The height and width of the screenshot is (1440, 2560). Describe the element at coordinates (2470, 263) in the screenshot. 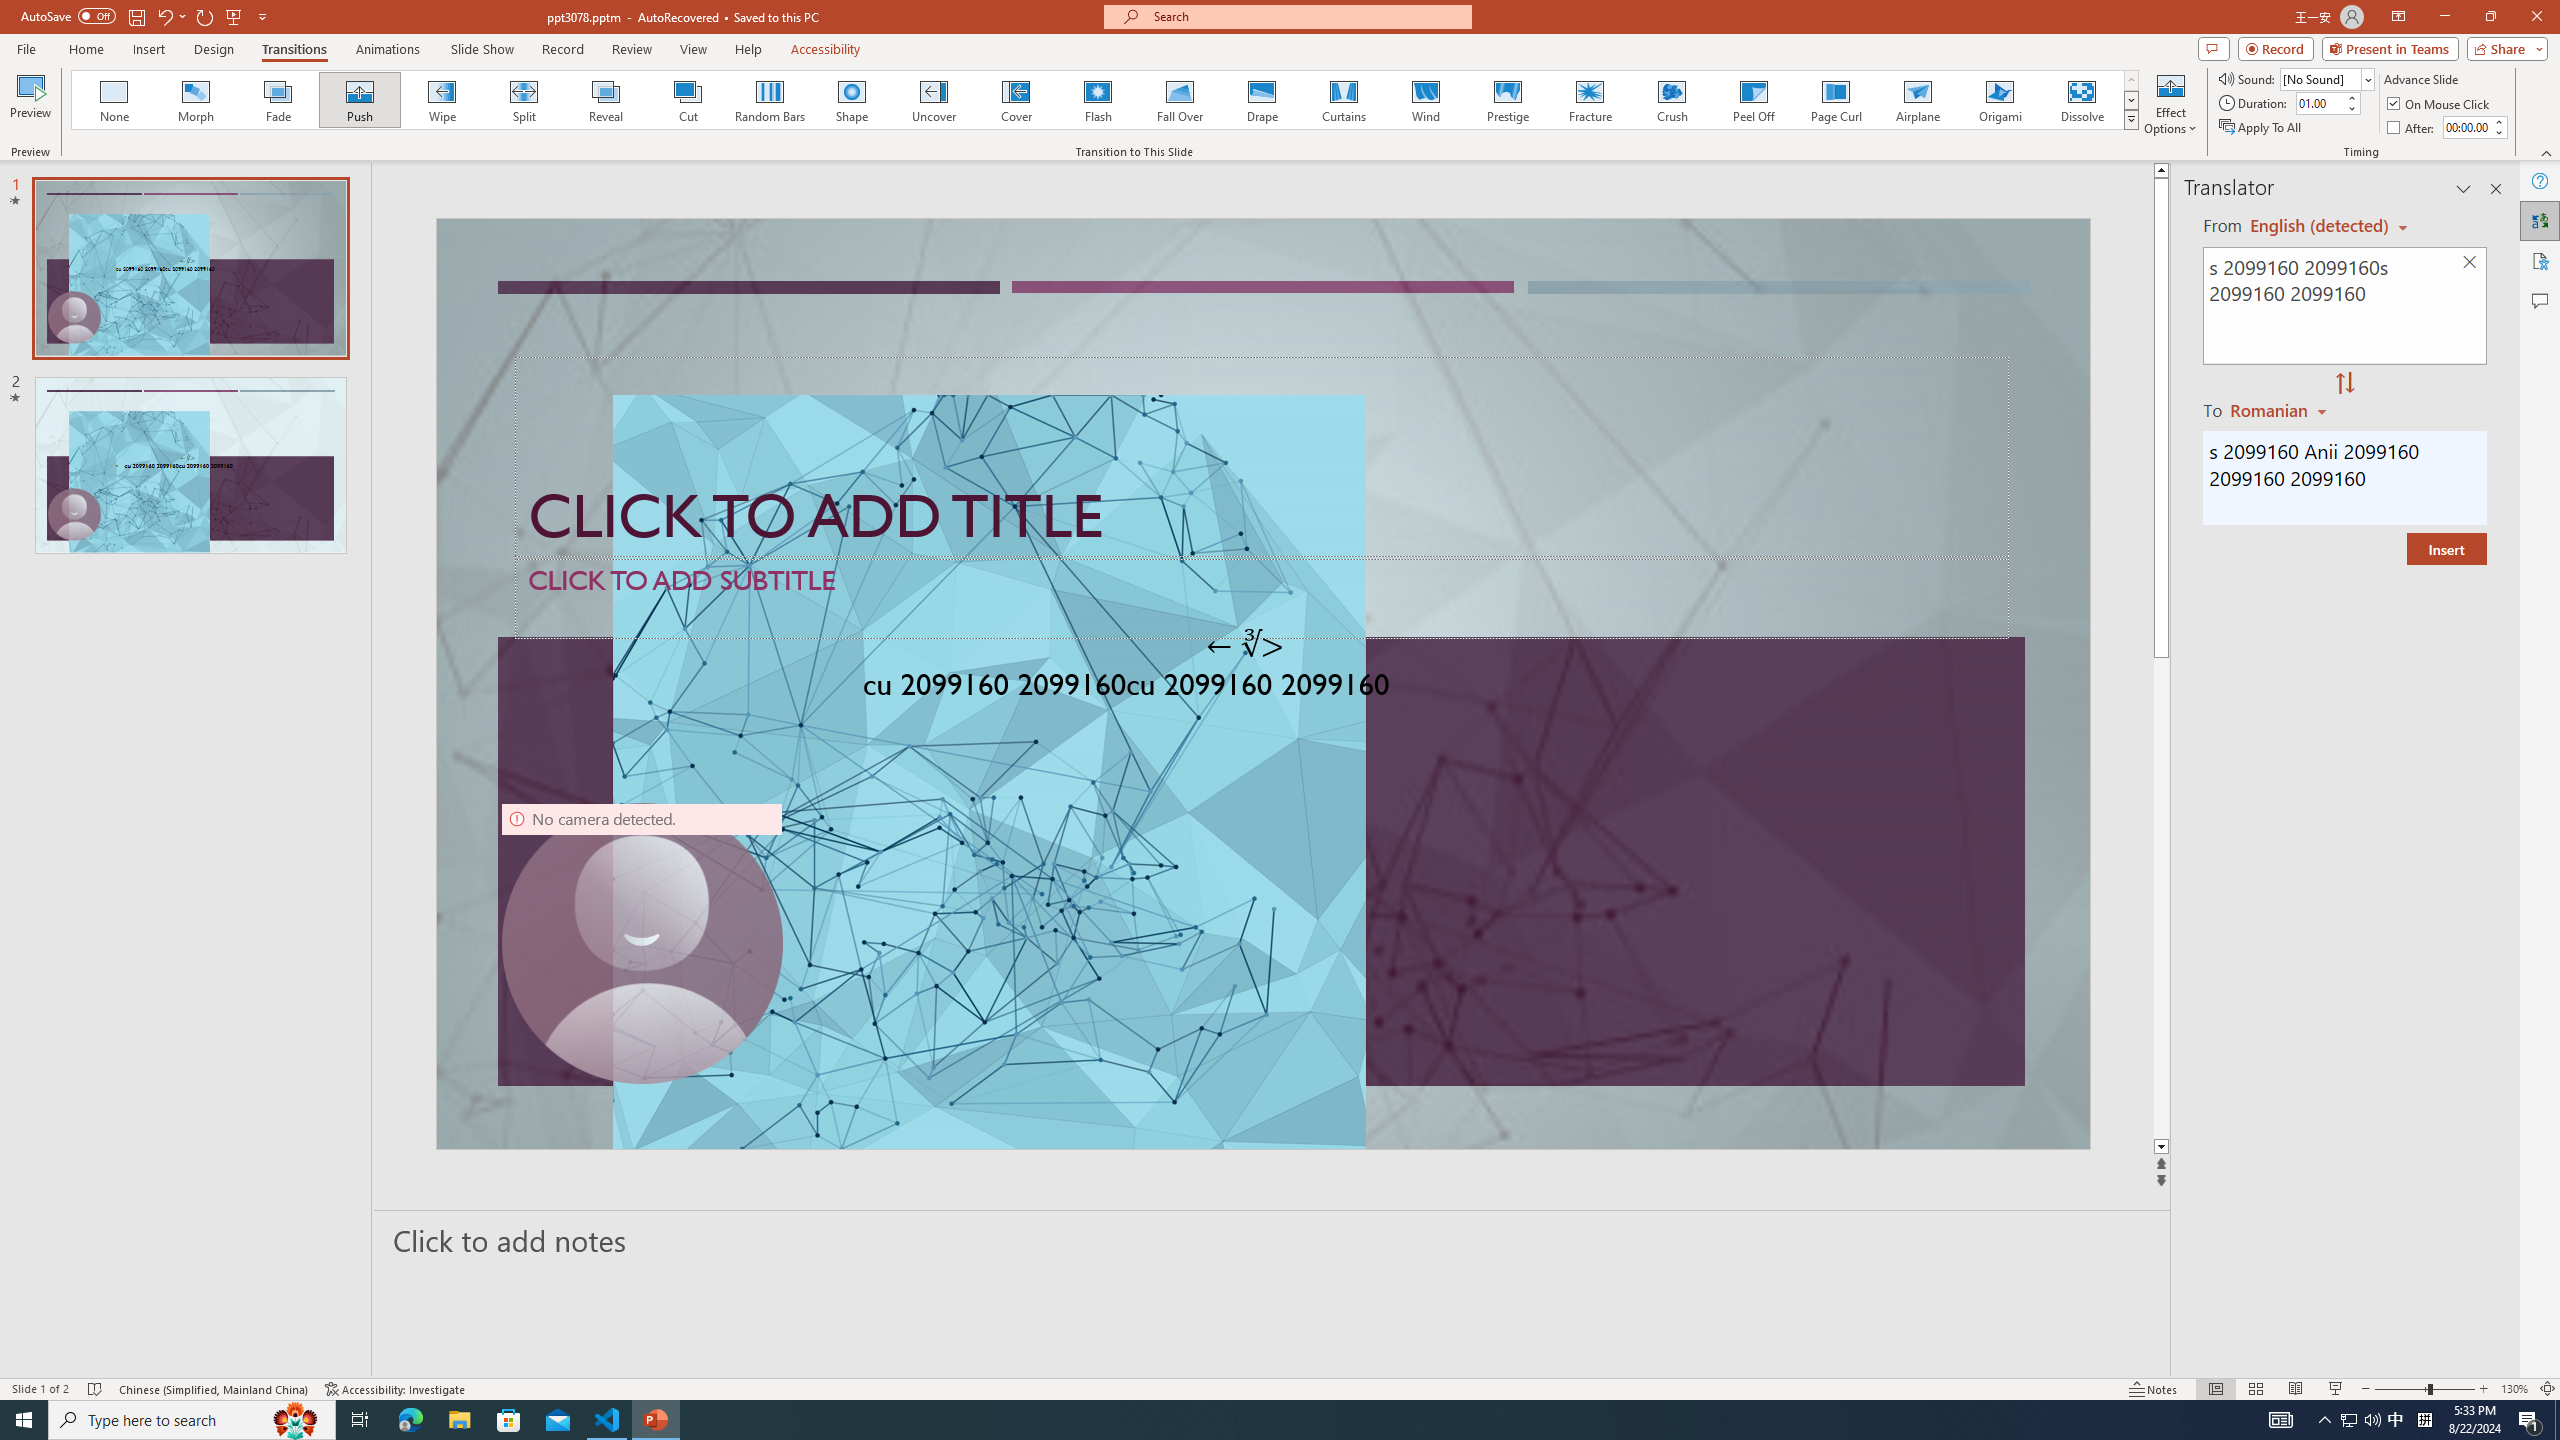

I see `'Clear text'` at that location.